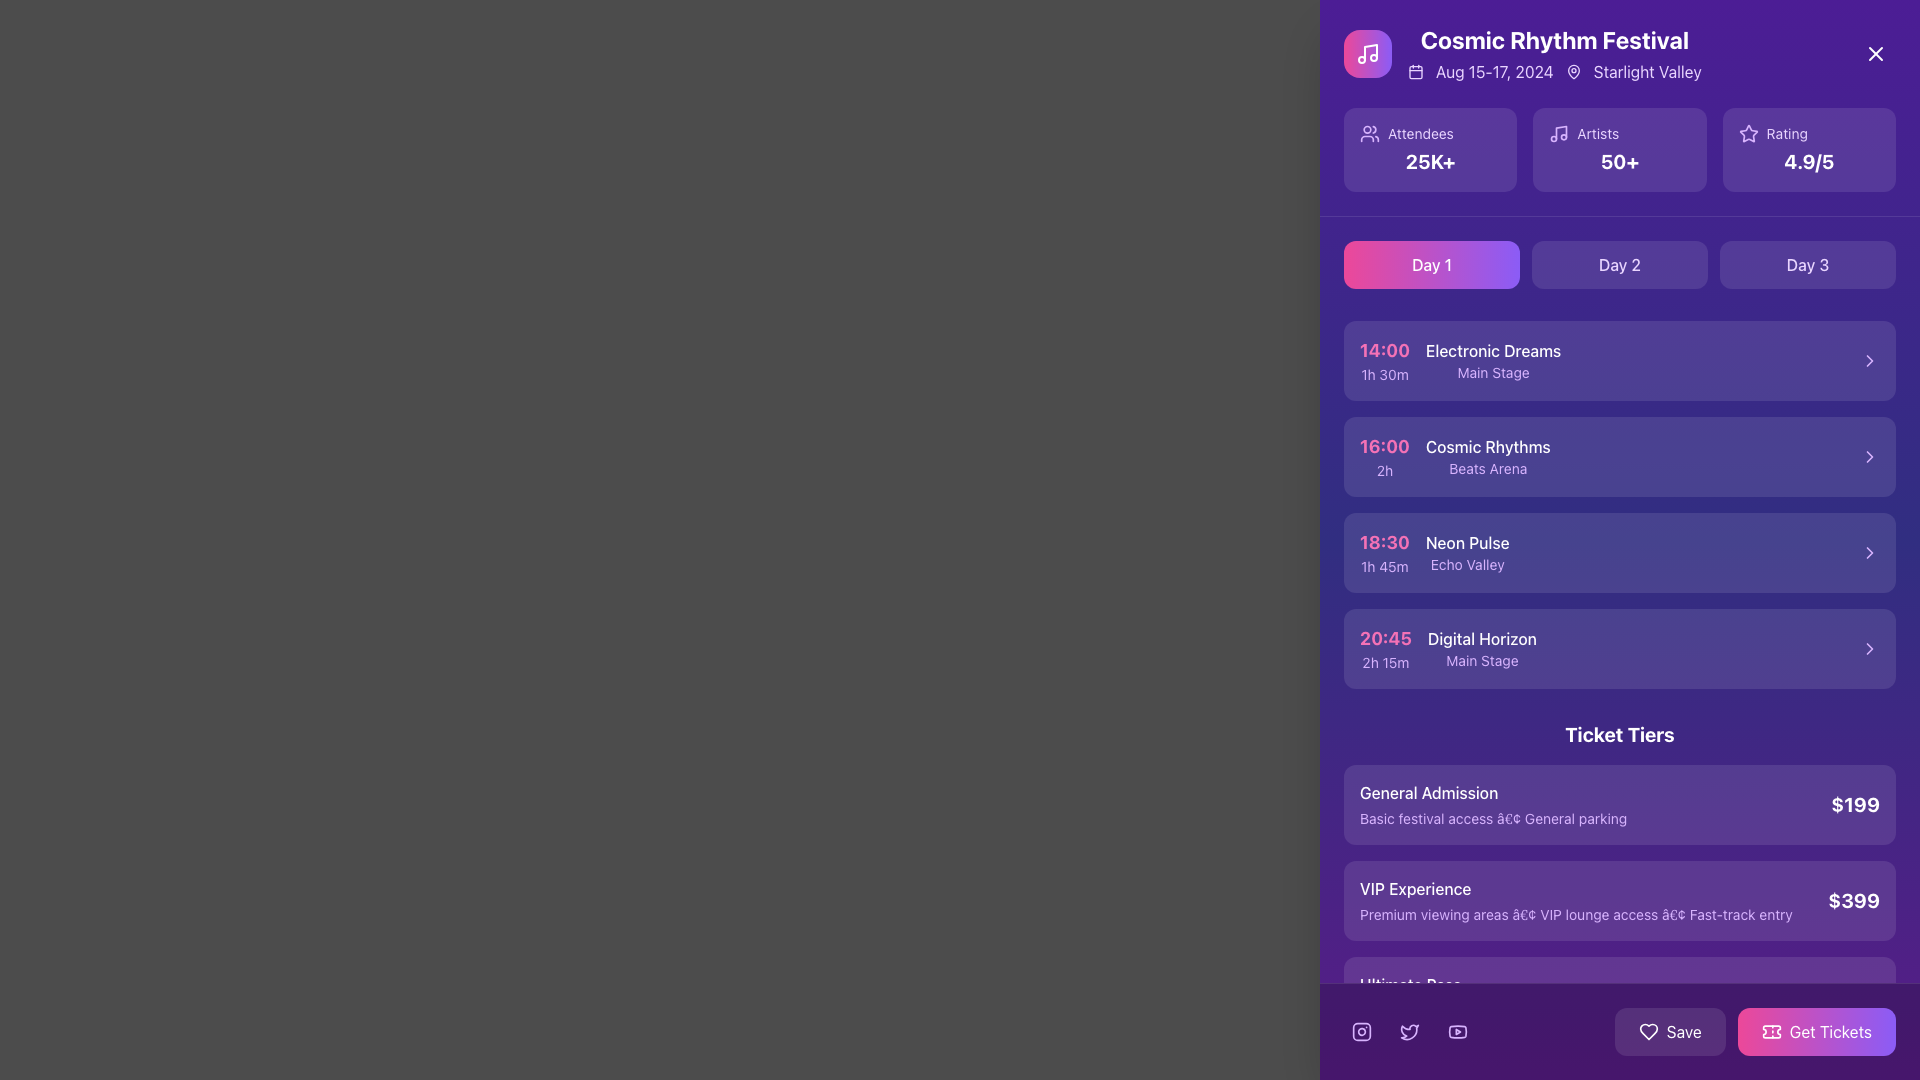 The height and width of the screenshot is (1080, 1920). I want to click on the Text Display showing the time '20:45' in bold pink text with smaller purple text '2h 15m' below it, positioned in the fourth event section before the event title 'Digital Horizon', so click(1385, 648).